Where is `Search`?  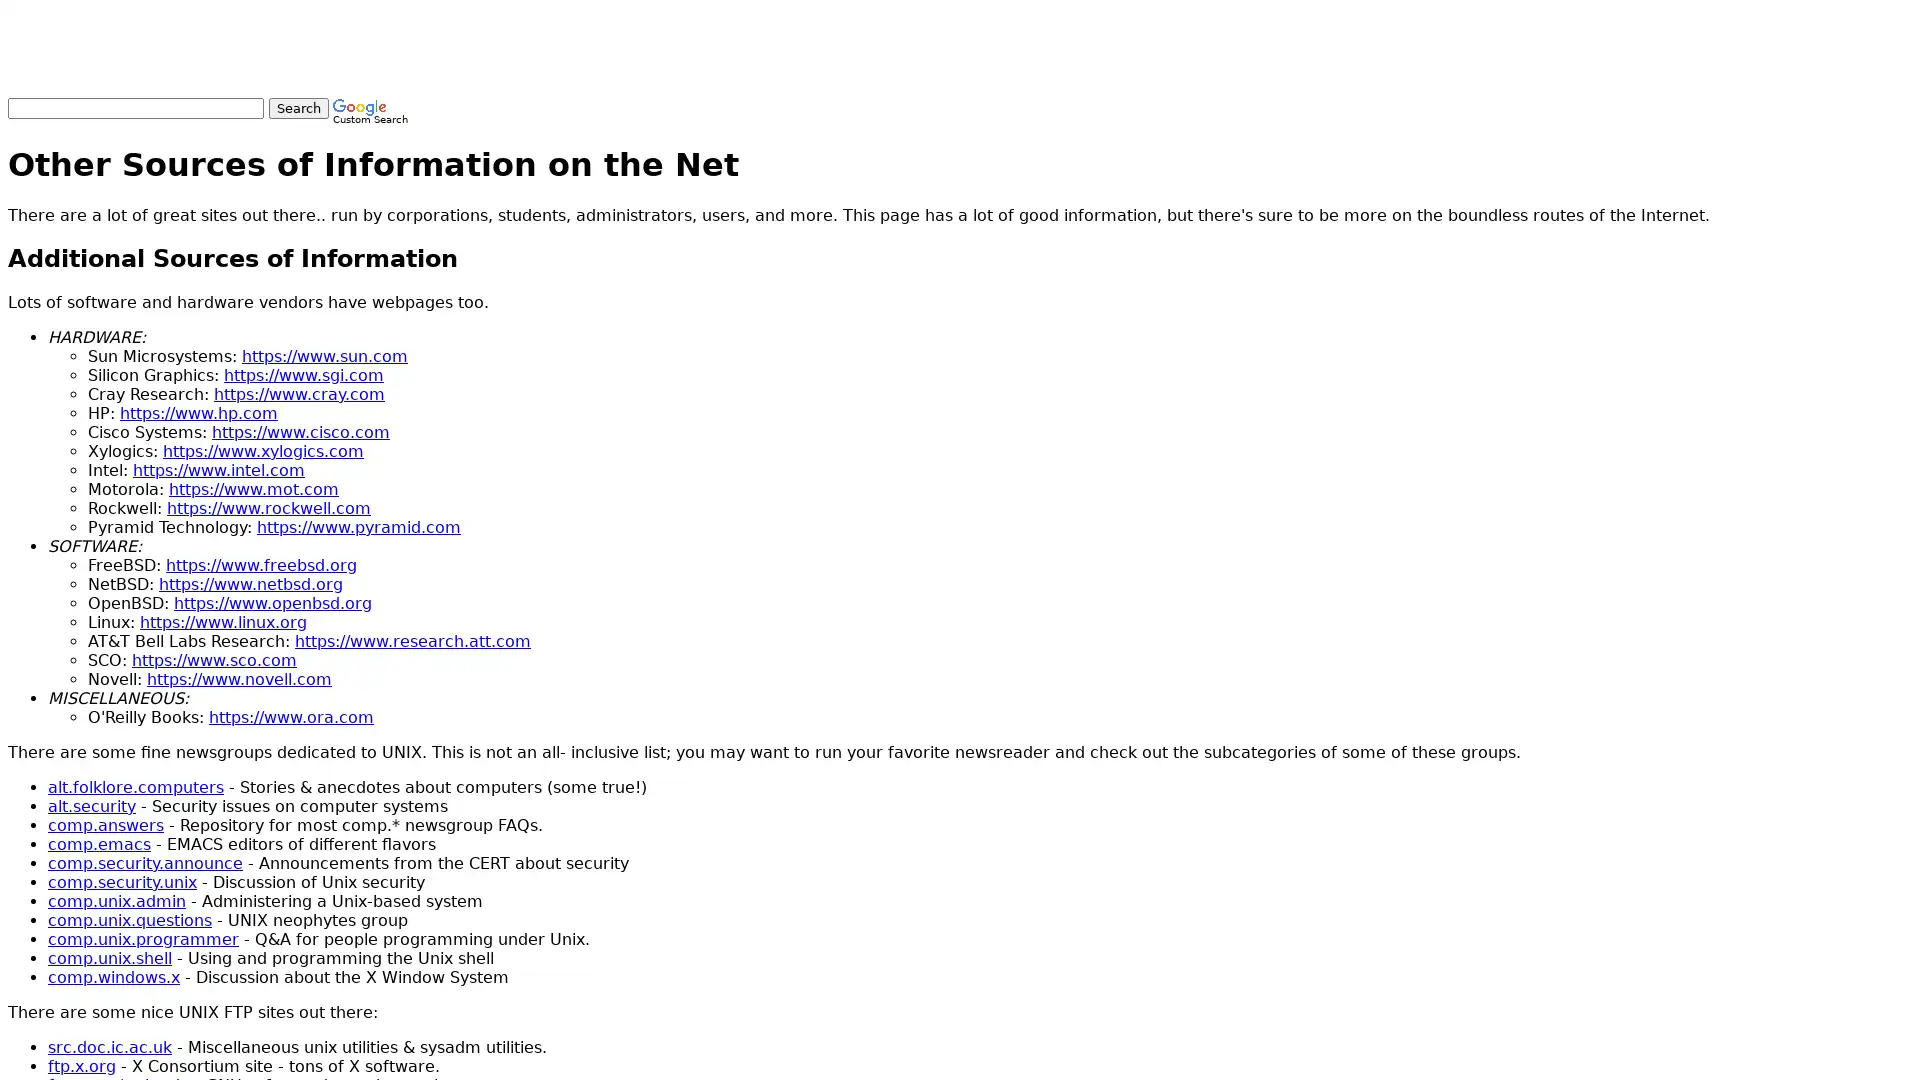
Search is located at coordinates (297, 108).